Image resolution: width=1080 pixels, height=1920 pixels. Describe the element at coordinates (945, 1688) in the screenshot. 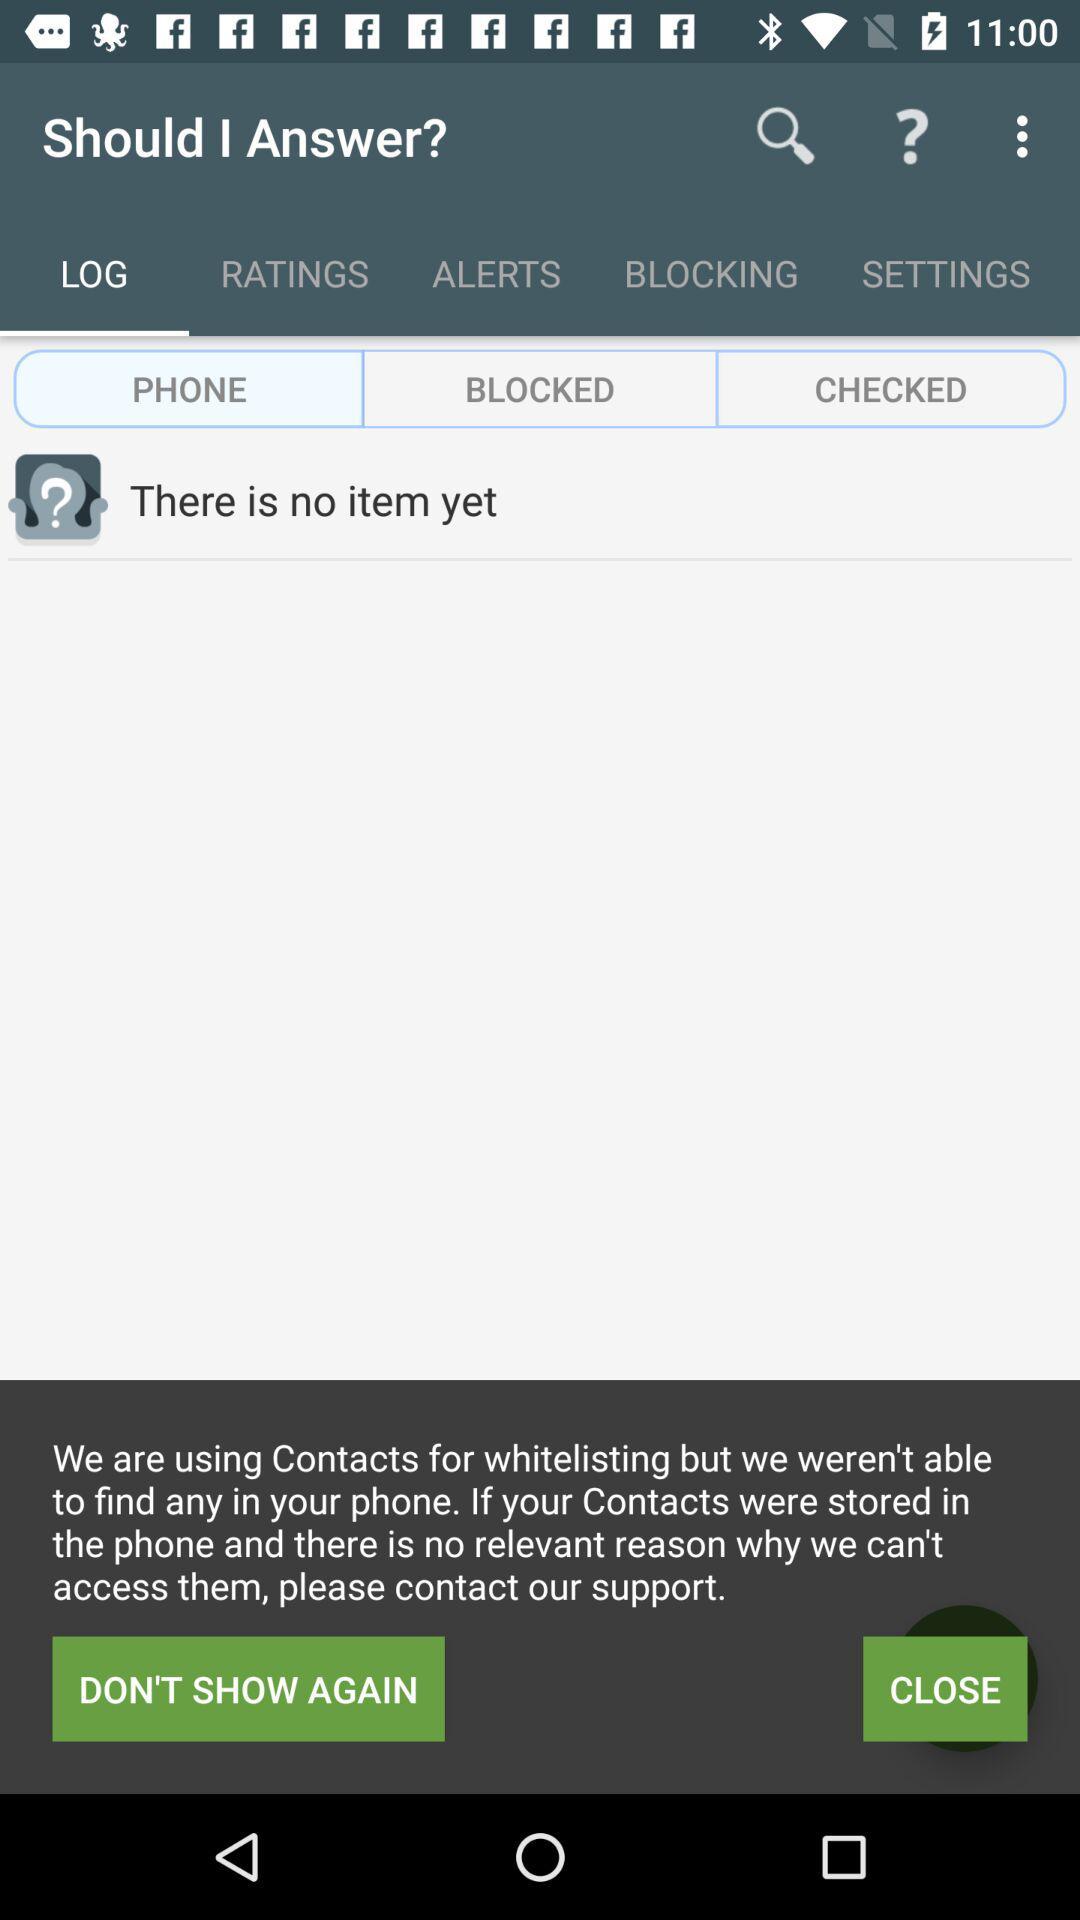

I see `item to the right of don t show icon` at that location.